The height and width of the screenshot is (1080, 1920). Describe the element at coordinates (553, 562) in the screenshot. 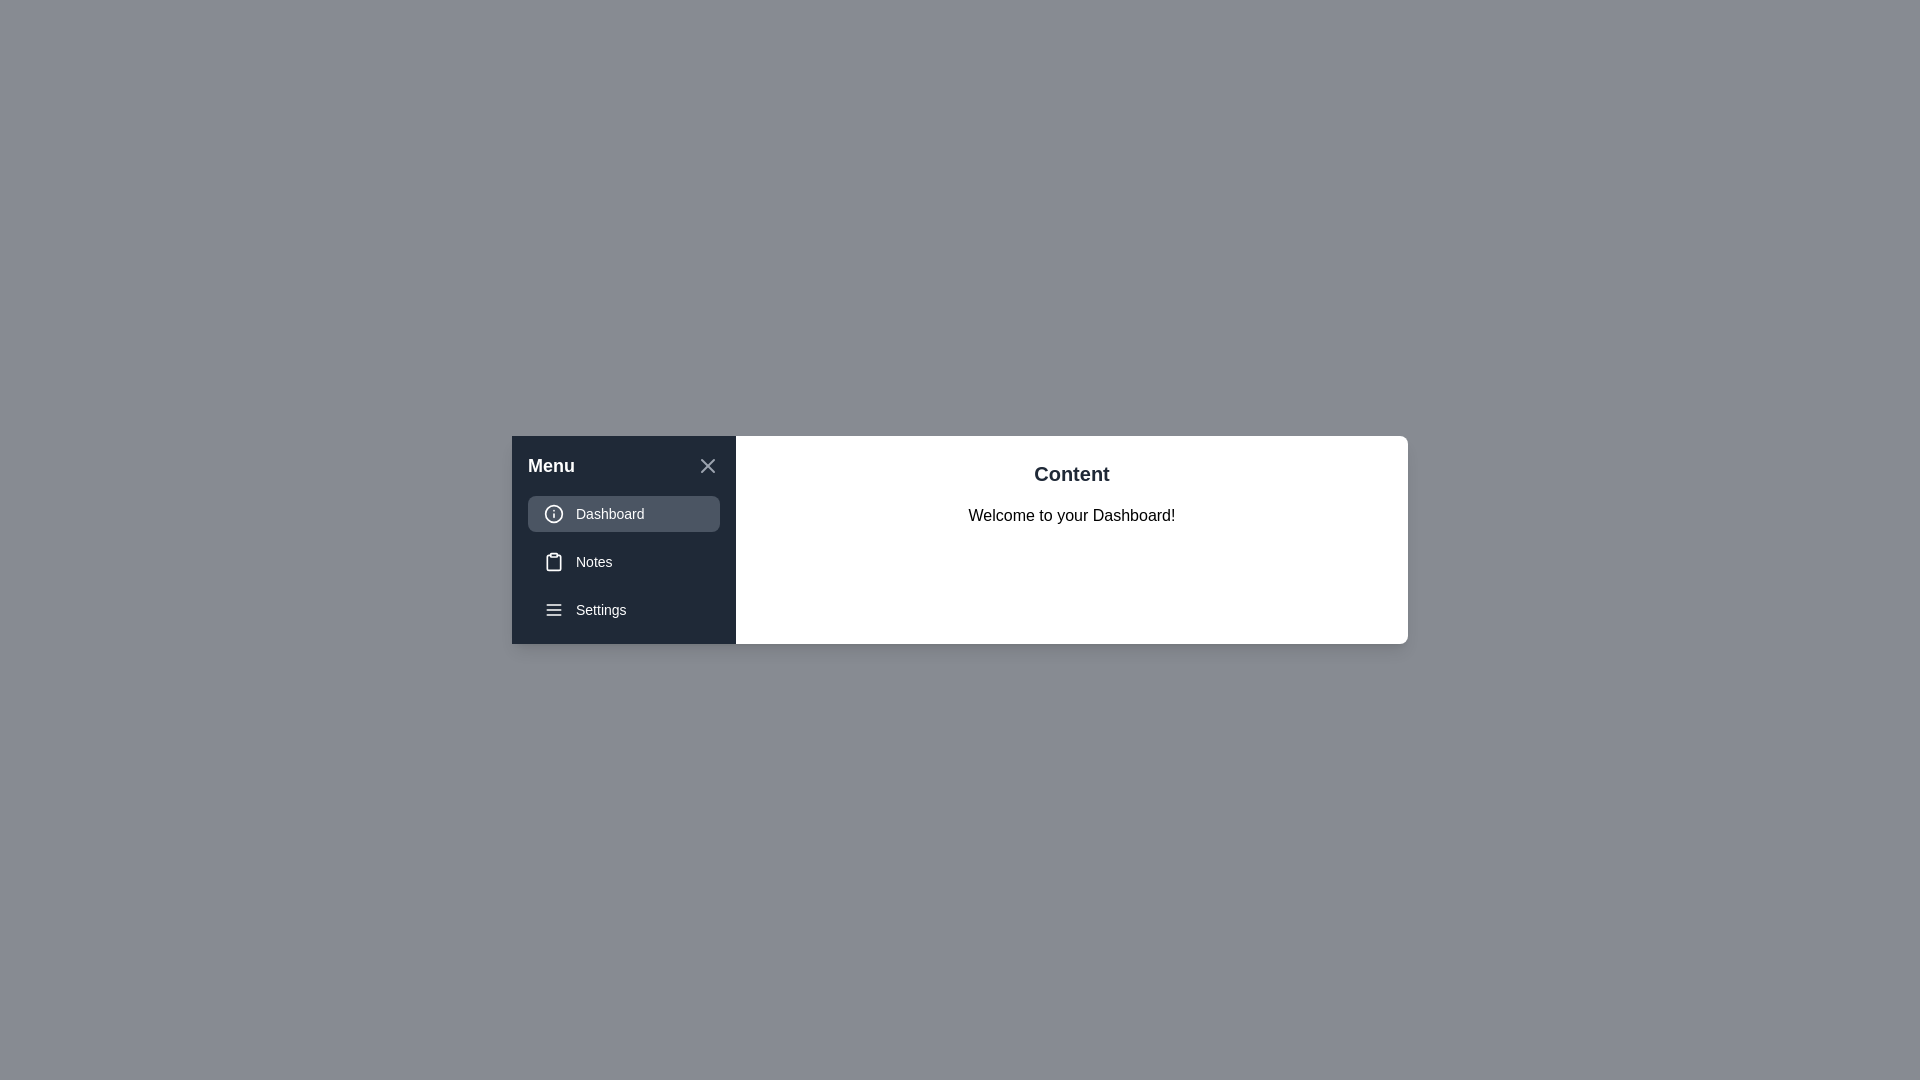

I see `the lower part of the clipboard icon in the navigation menu, which visually represents the 'Notes' section, positioned between 'Dashboard' and 'Settings'` at that location.